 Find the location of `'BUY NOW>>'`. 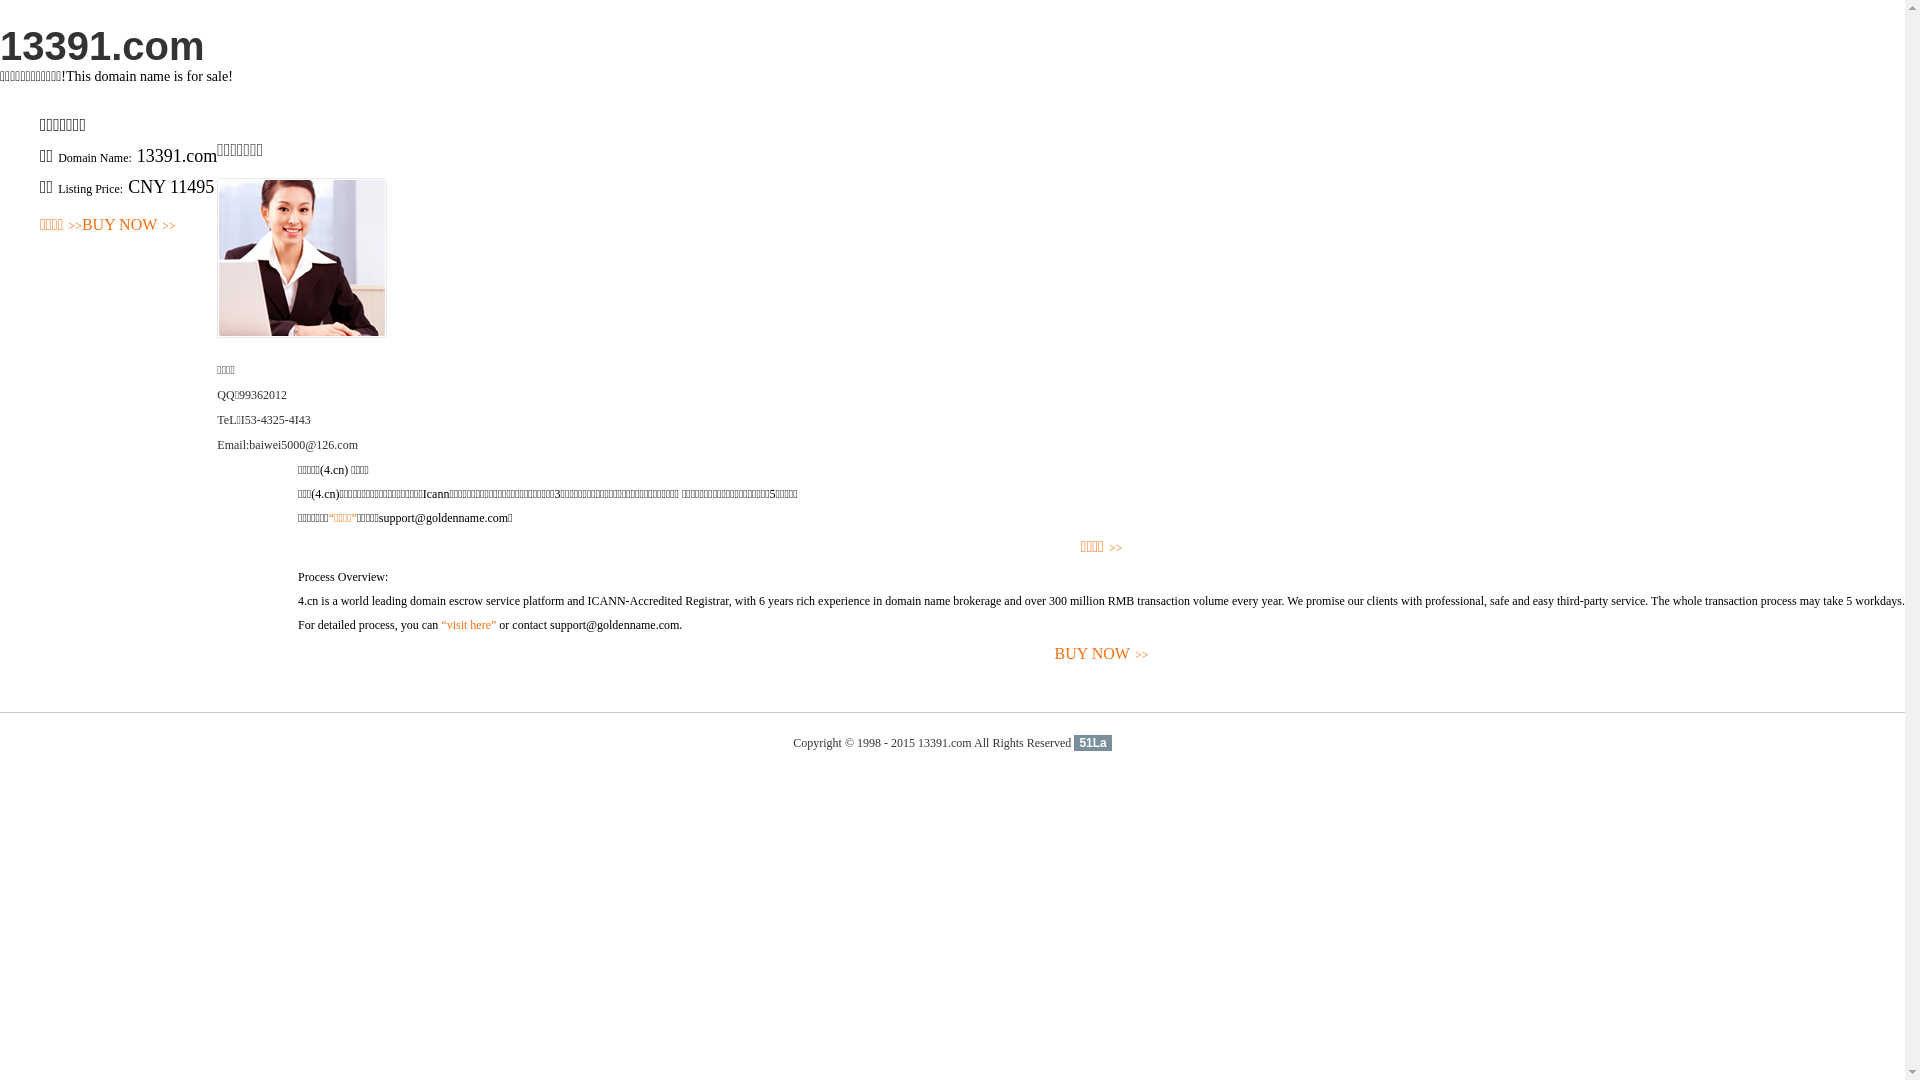

'BUY NOW>>' is located at coordinates (128, 225).